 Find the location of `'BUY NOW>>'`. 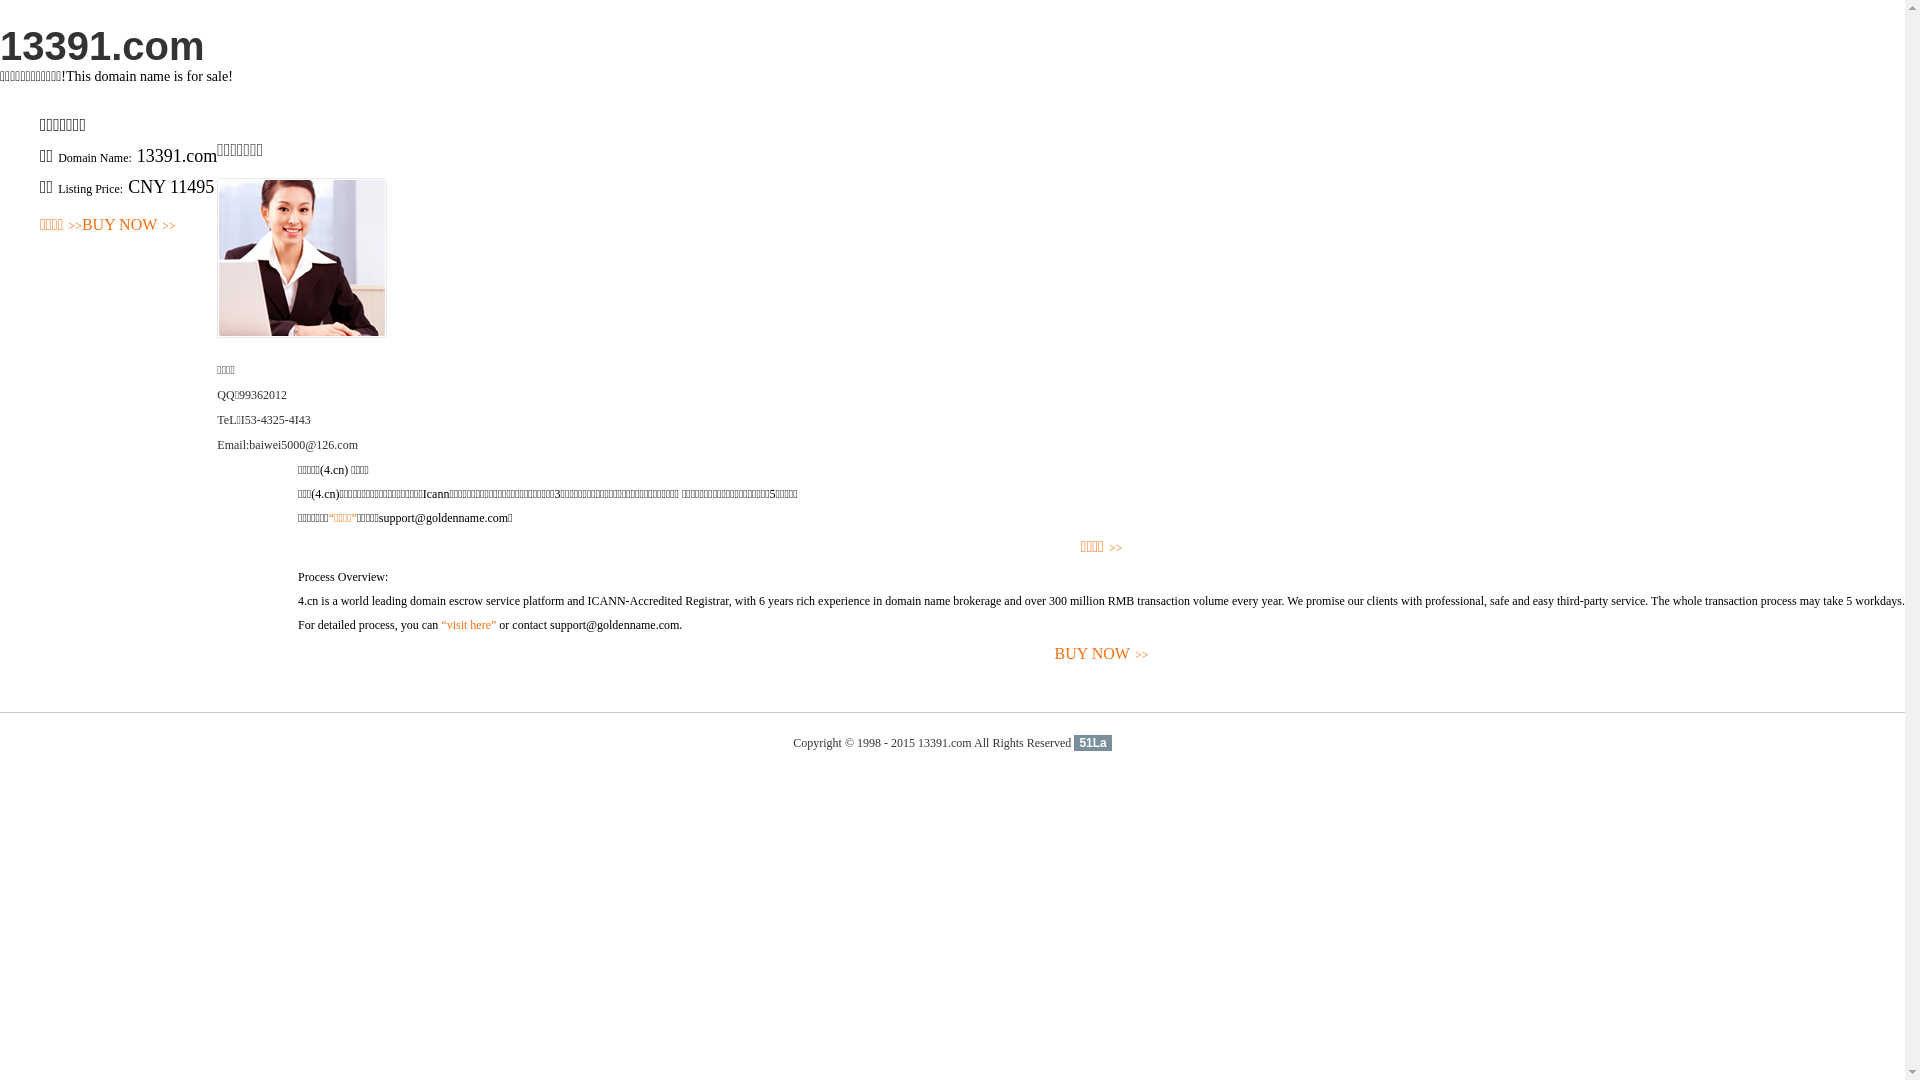

'BUY NOW>>' is located at coordinates (128, 225).